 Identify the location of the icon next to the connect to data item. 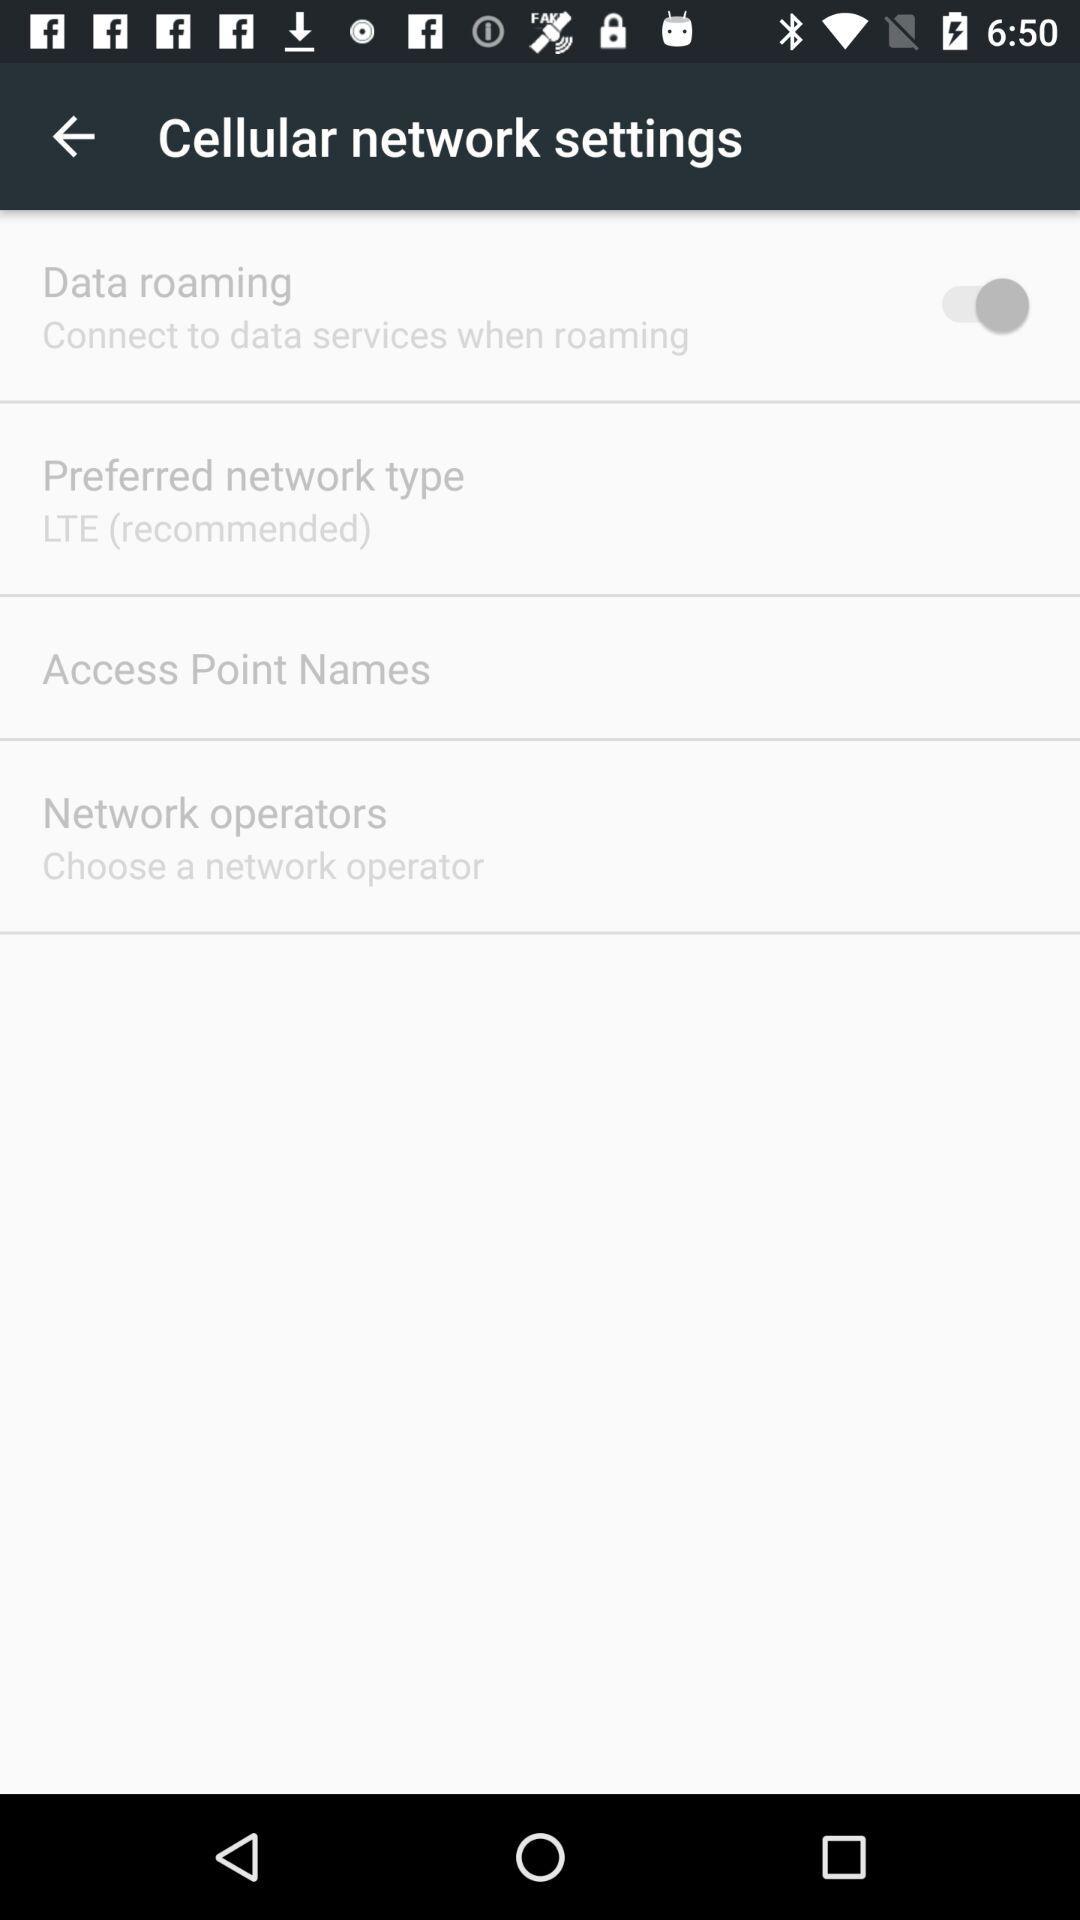
(974, 303).